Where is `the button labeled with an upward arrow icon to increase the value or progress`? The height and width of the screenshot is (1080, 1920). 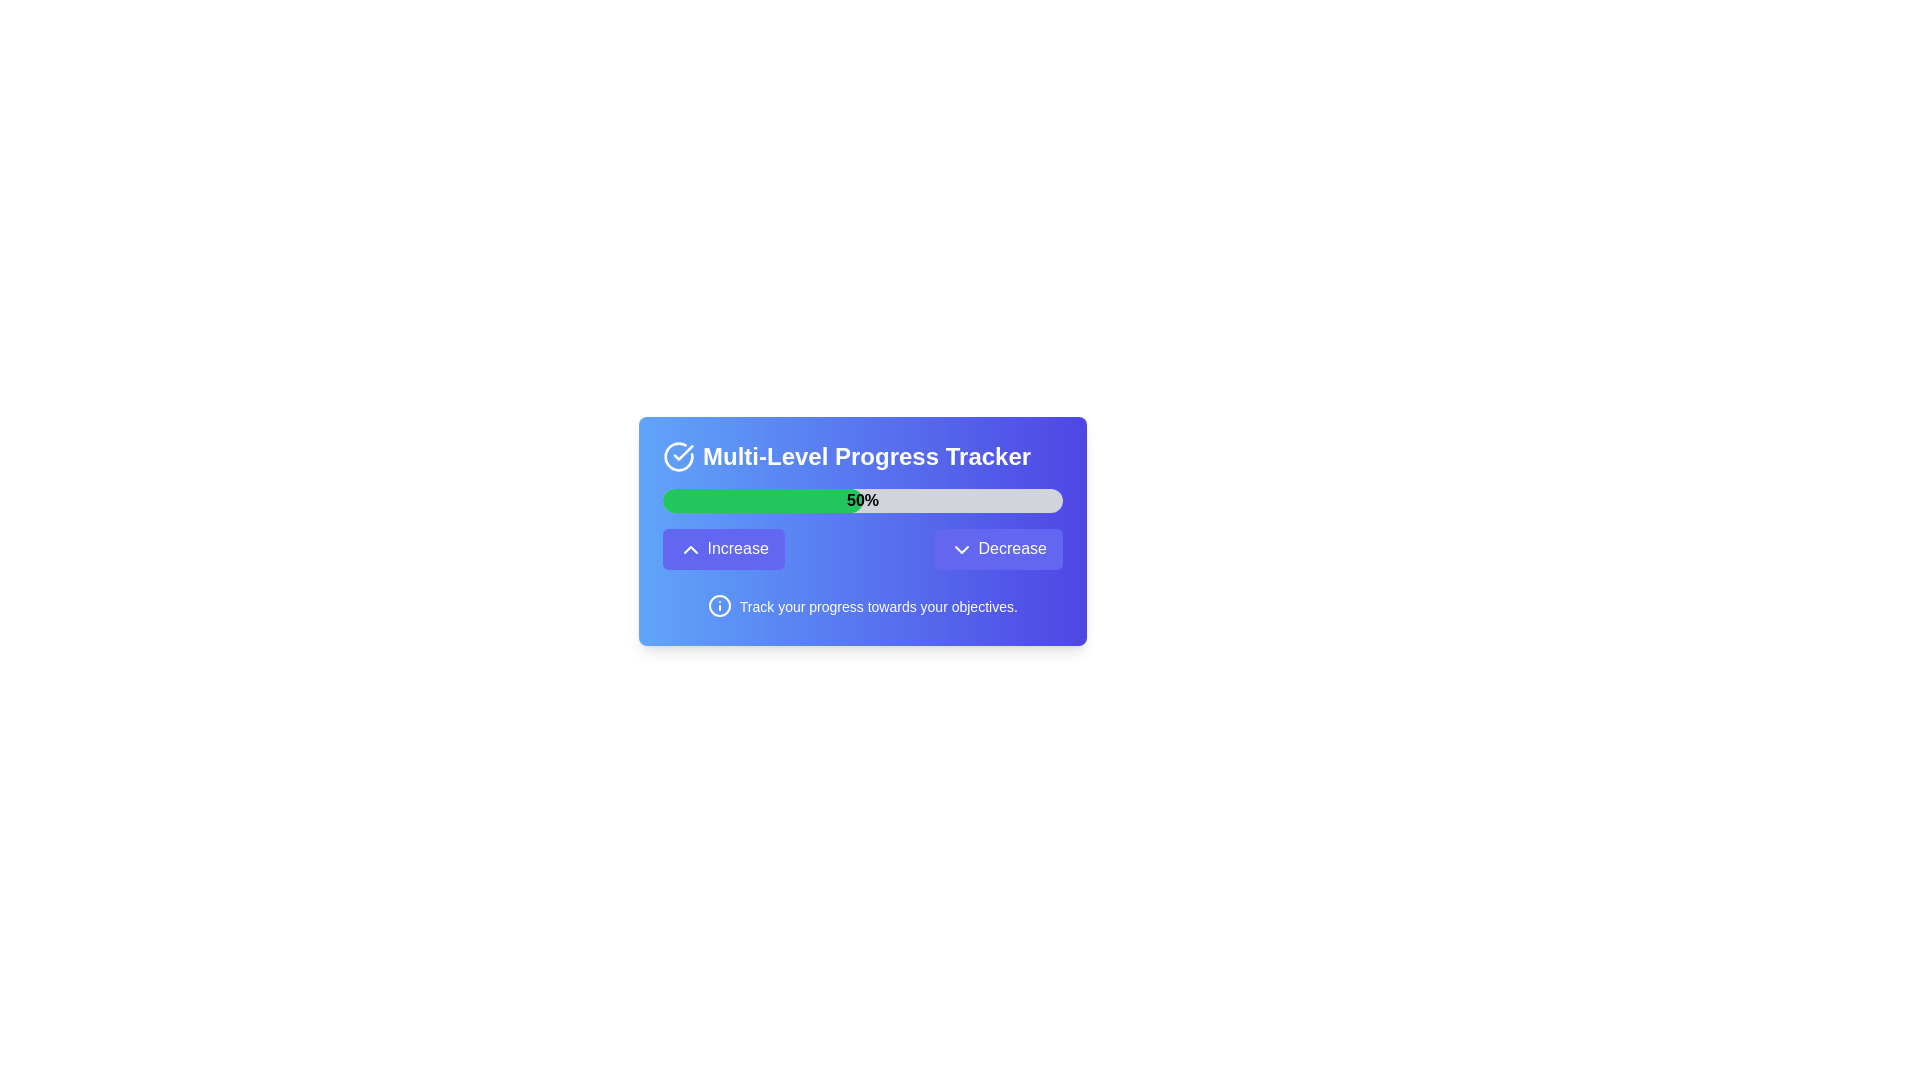
the button labeled with an upward arrow icon to increase the value or progress is located at coordinates (722, 549).